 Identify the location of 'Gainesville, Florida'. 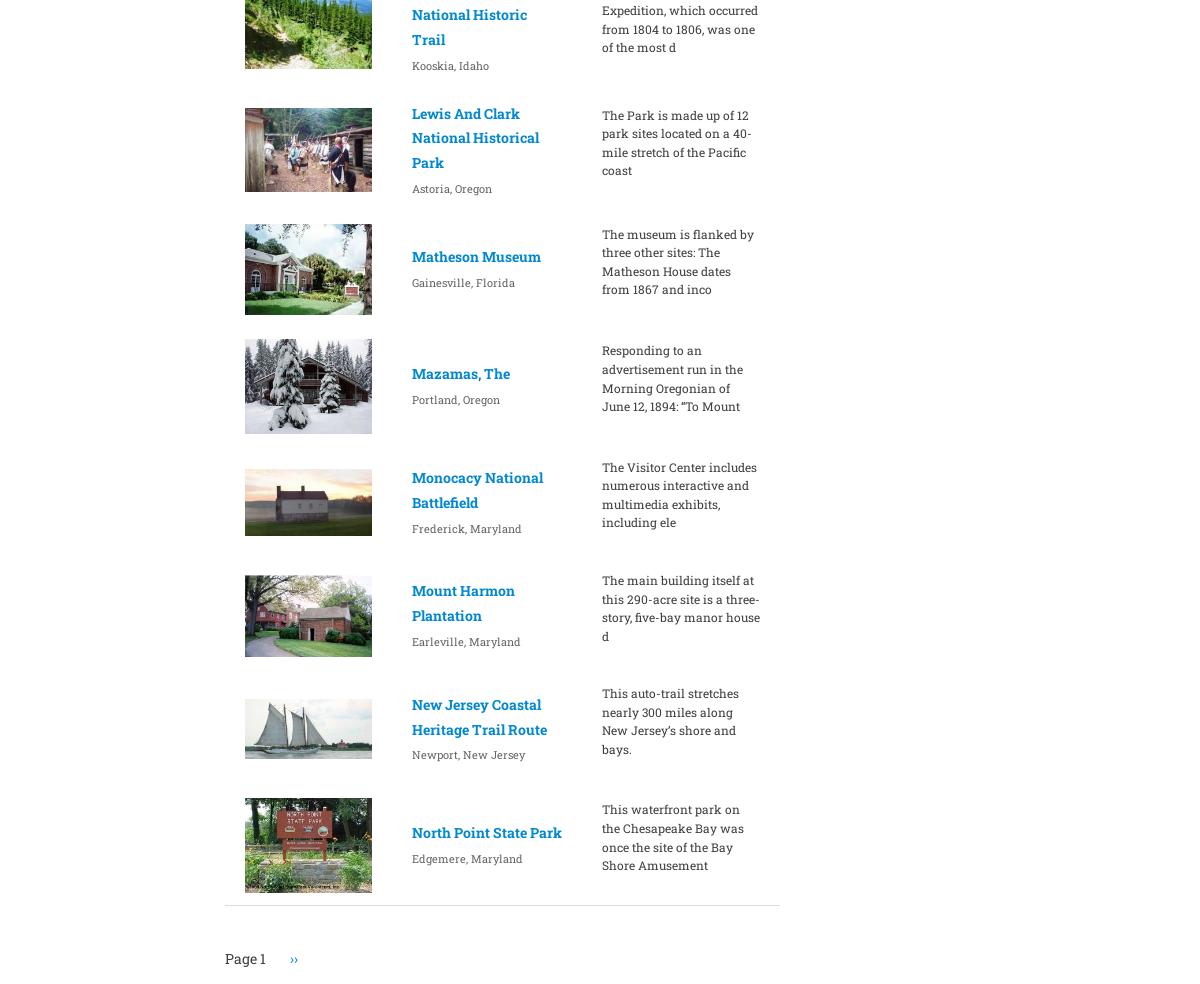
(411, 281).